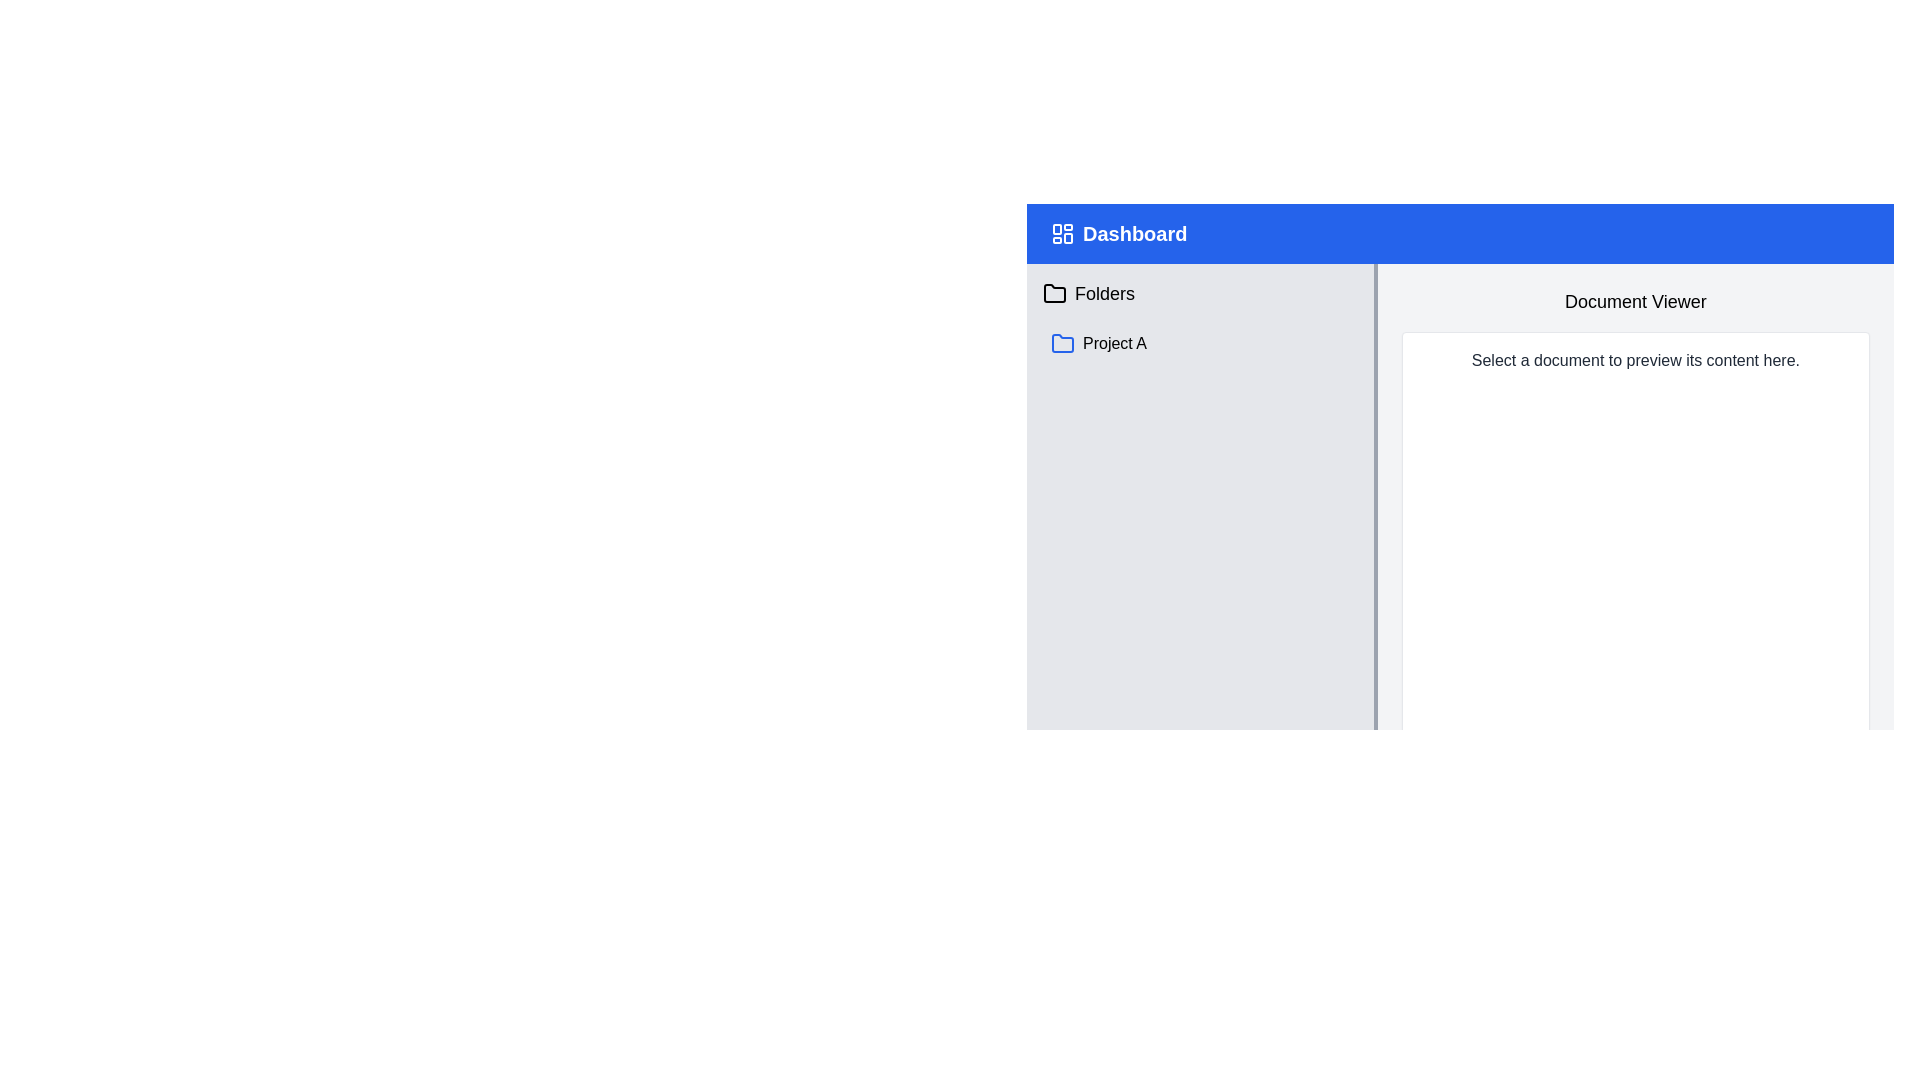  Describe the element at coordinates (1635, 301) in the screenshot. I see `the Static Text Label displaying 'Document Viewer', which is prominently positioned at the top center of the document preview section` at that location.